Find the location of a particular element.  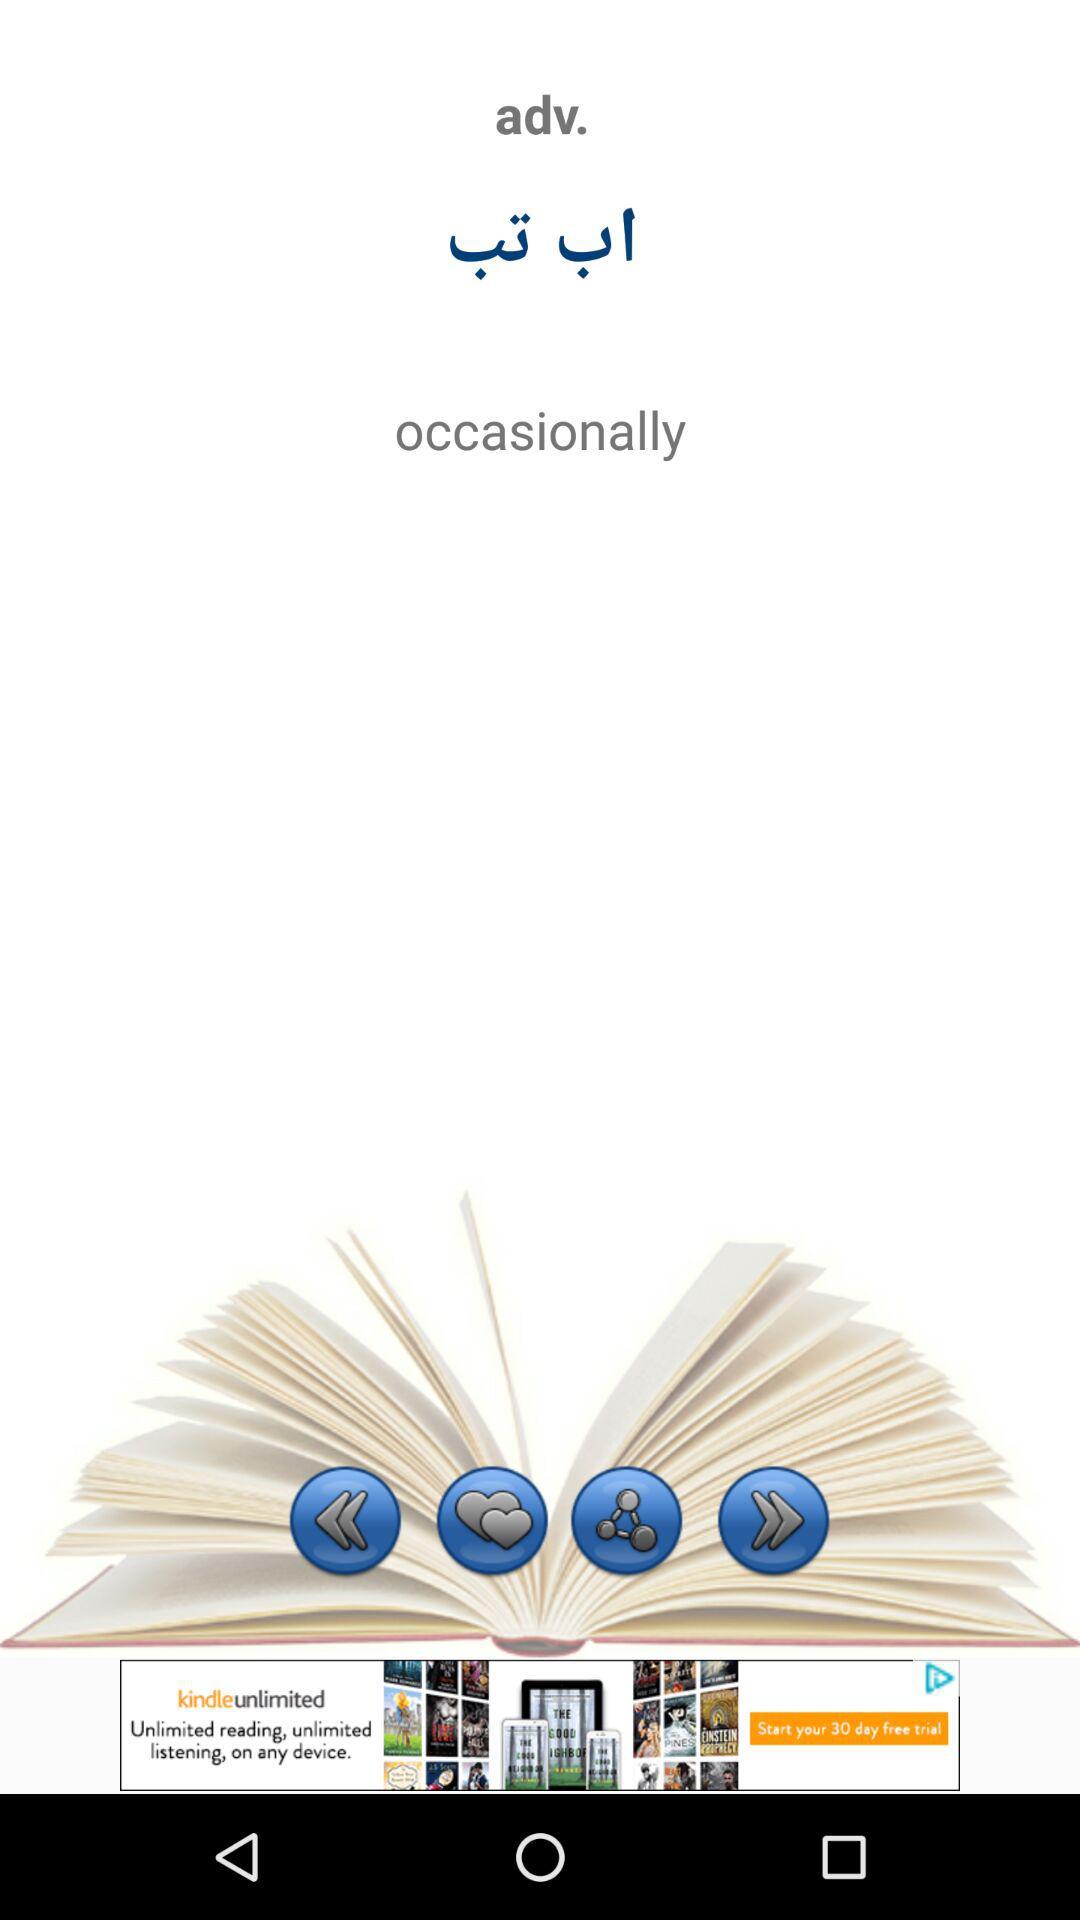

advertisements image is located at coordinates (540, 1724).